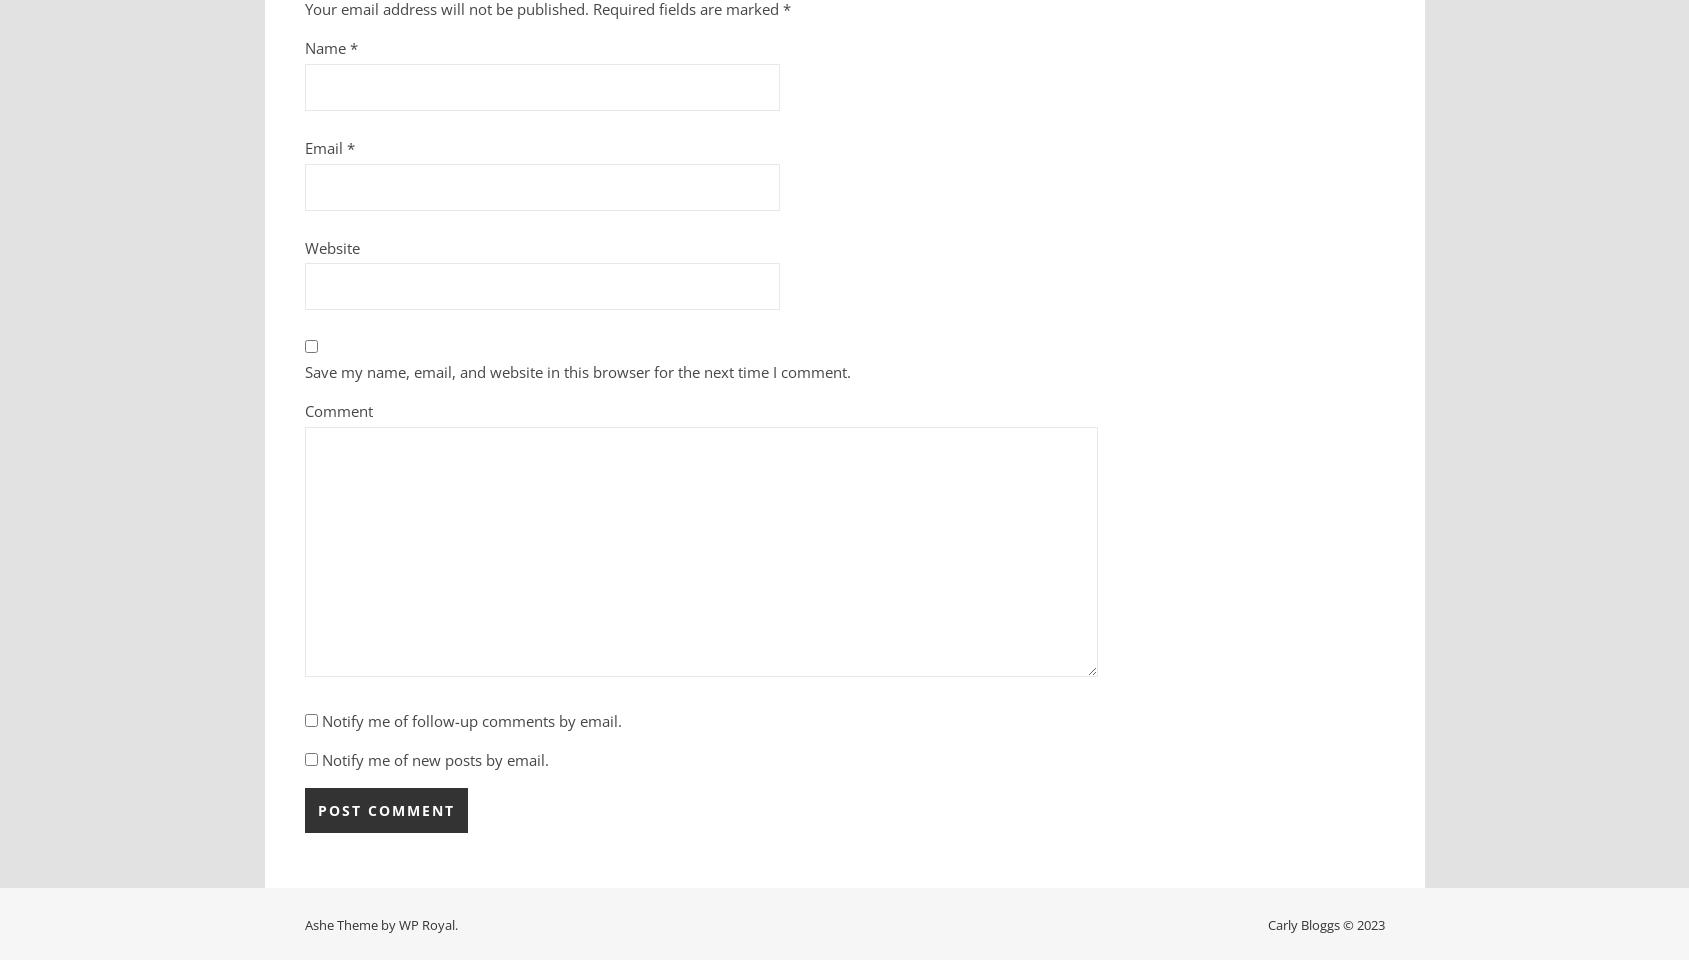 The image size is (1689, 960). What do you see at coordinates (575, 370) in the screenshot?
I see `'Save my name, email, and website in this browser for the next time I comment.'` at bounding box center [575, 370].